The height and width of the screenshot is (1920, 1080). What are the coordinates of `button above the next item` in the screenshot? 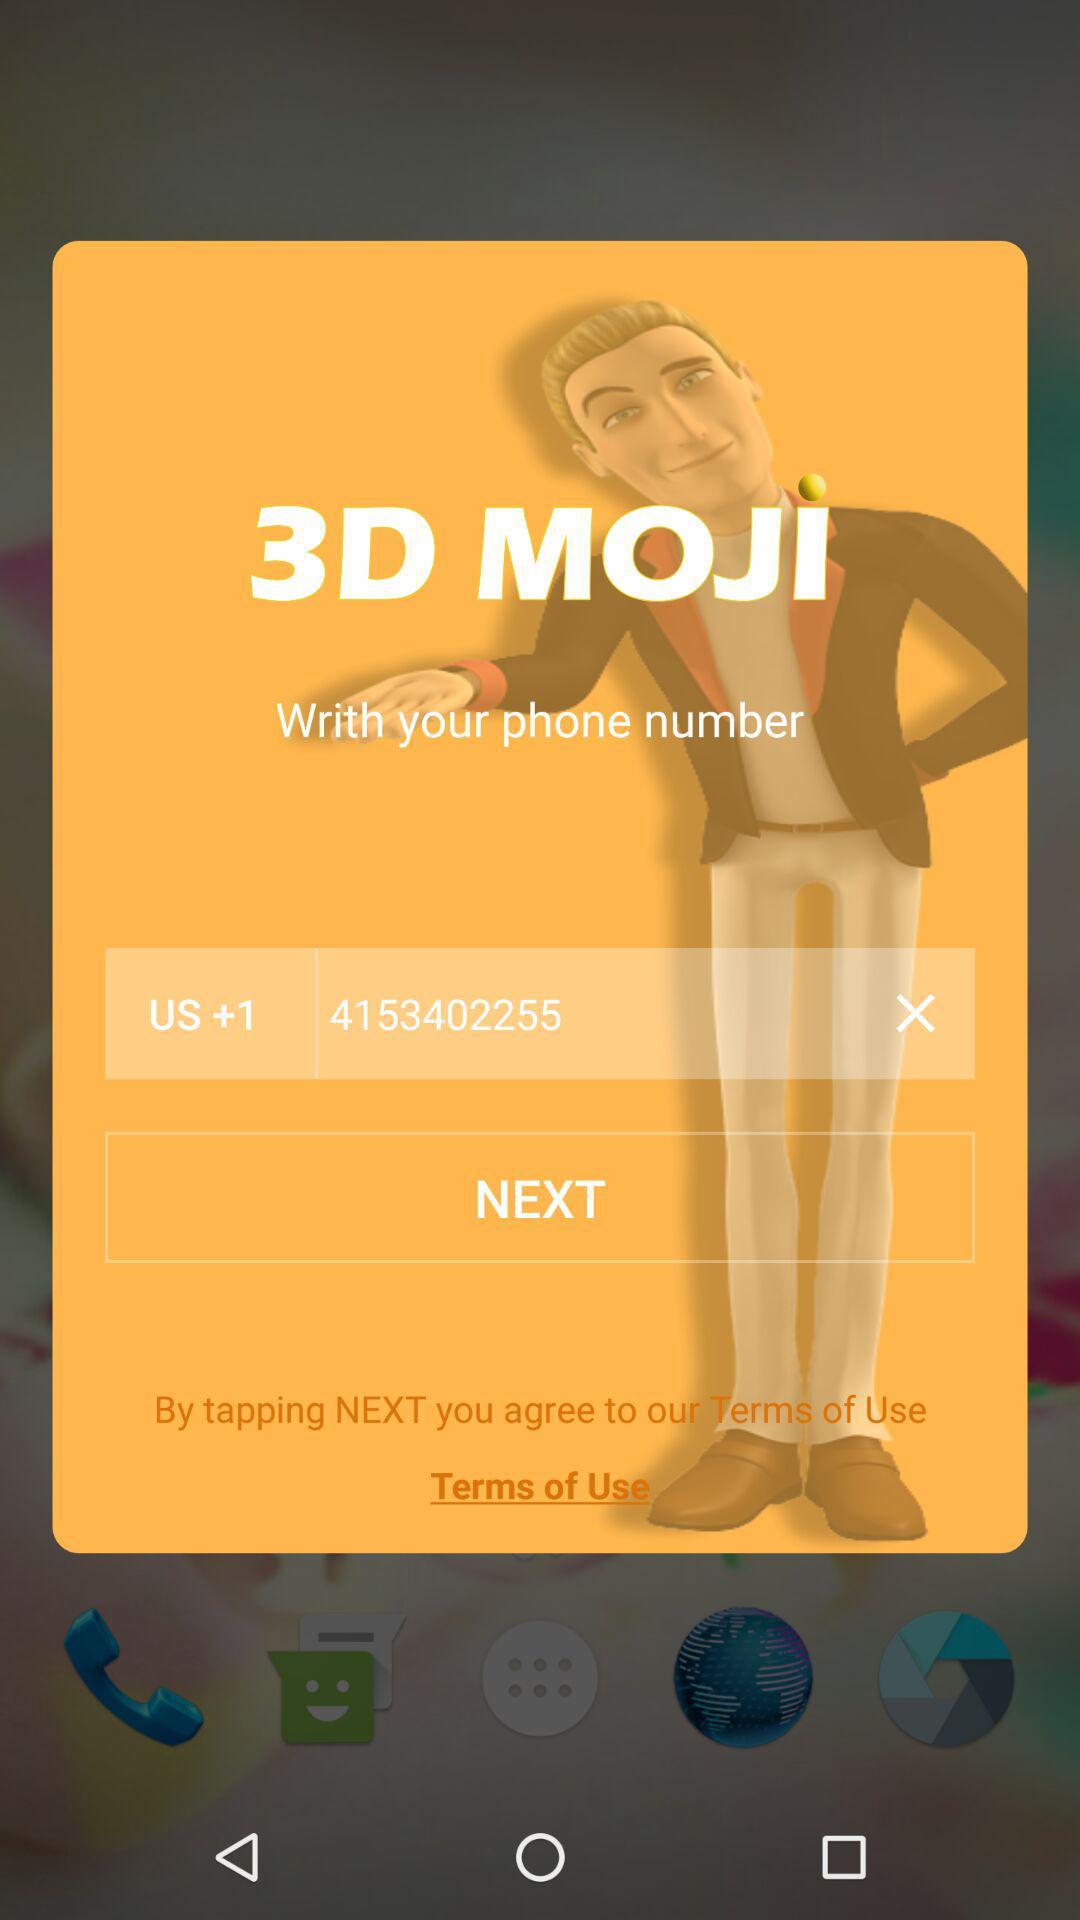 It's located at (598, 1013).